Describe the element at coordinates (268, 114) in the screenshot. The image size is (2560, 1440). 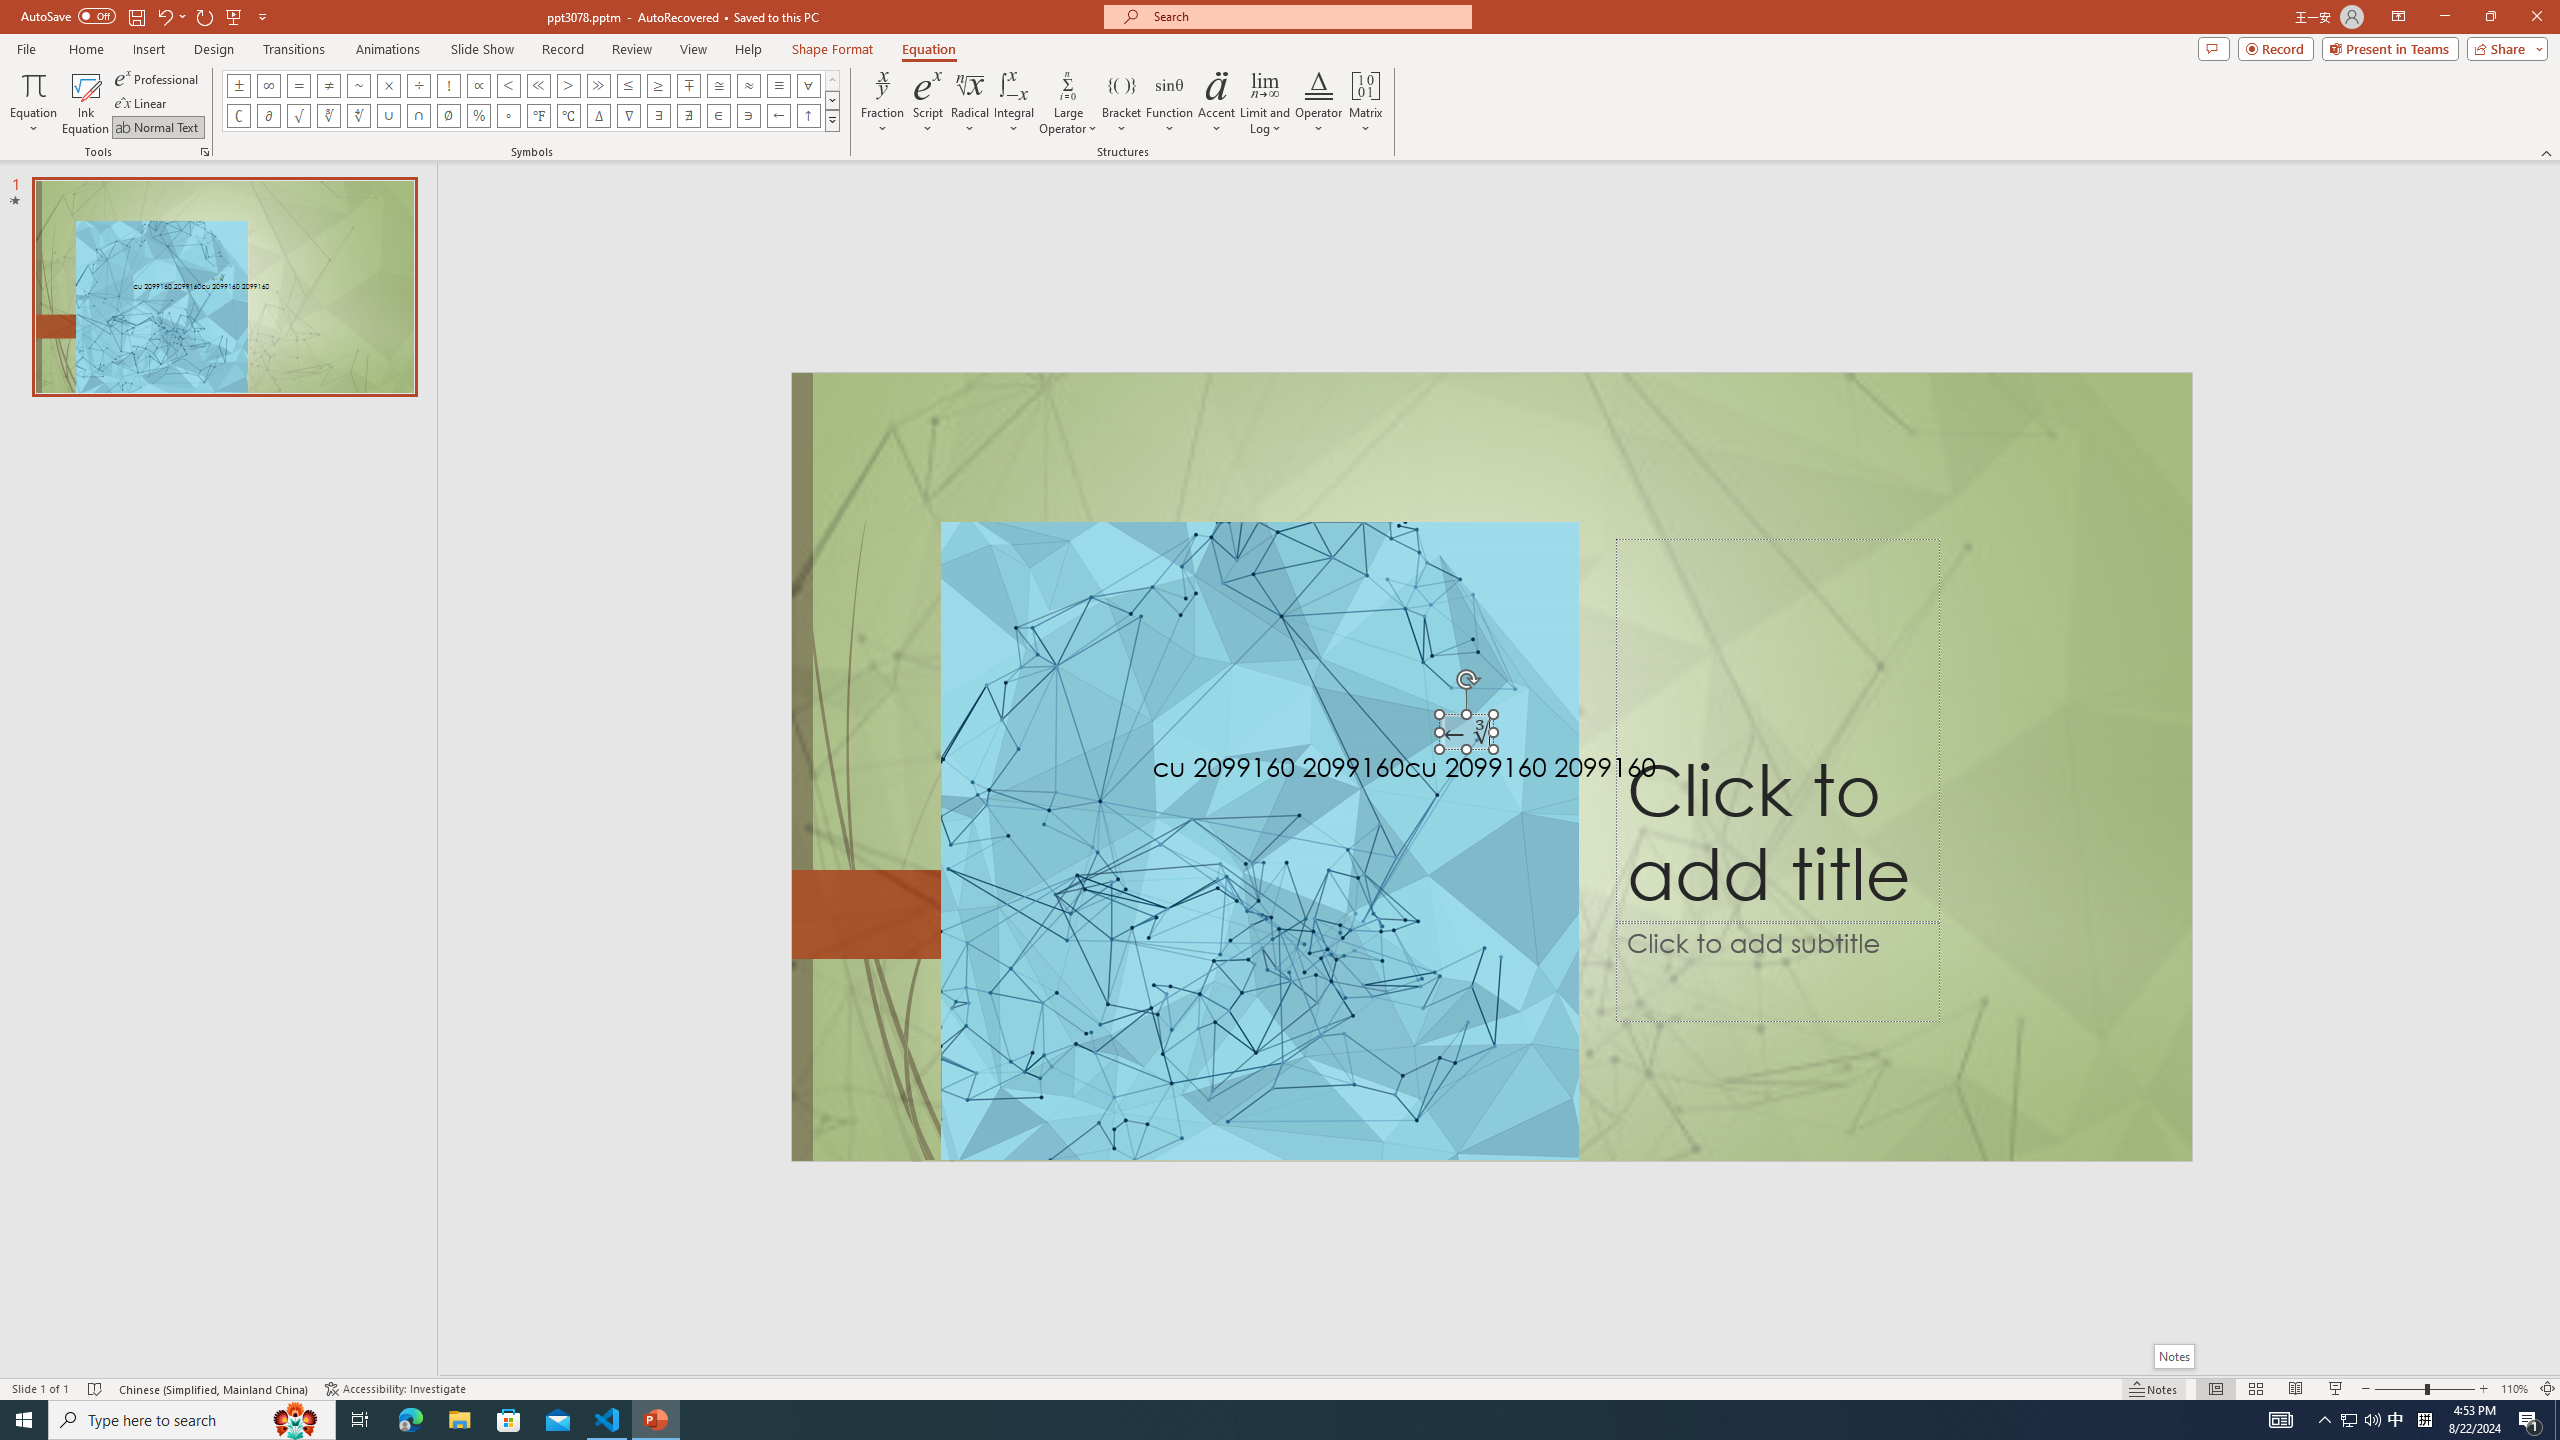
I see `'Equation Symbol Partial Differential'` at that location.